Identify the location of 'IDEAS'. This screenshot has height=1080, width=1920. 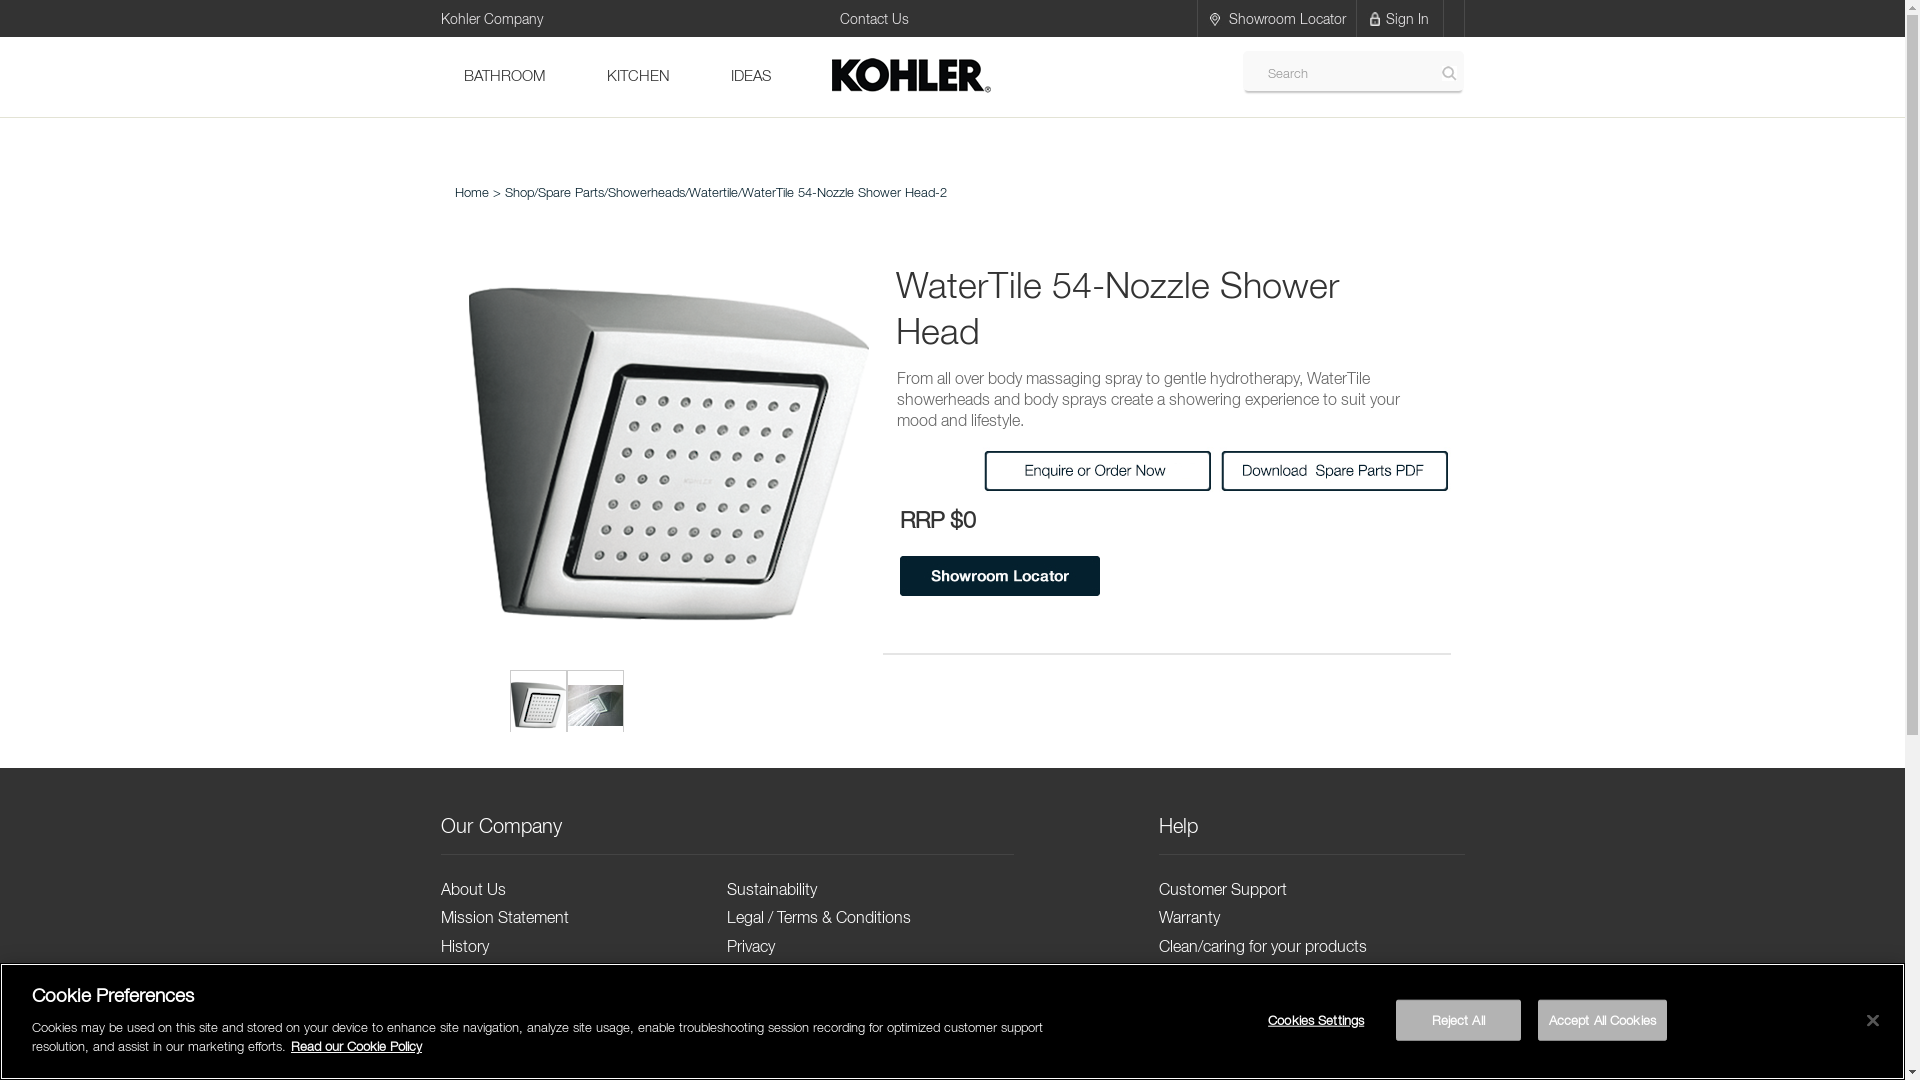
(749, 76).